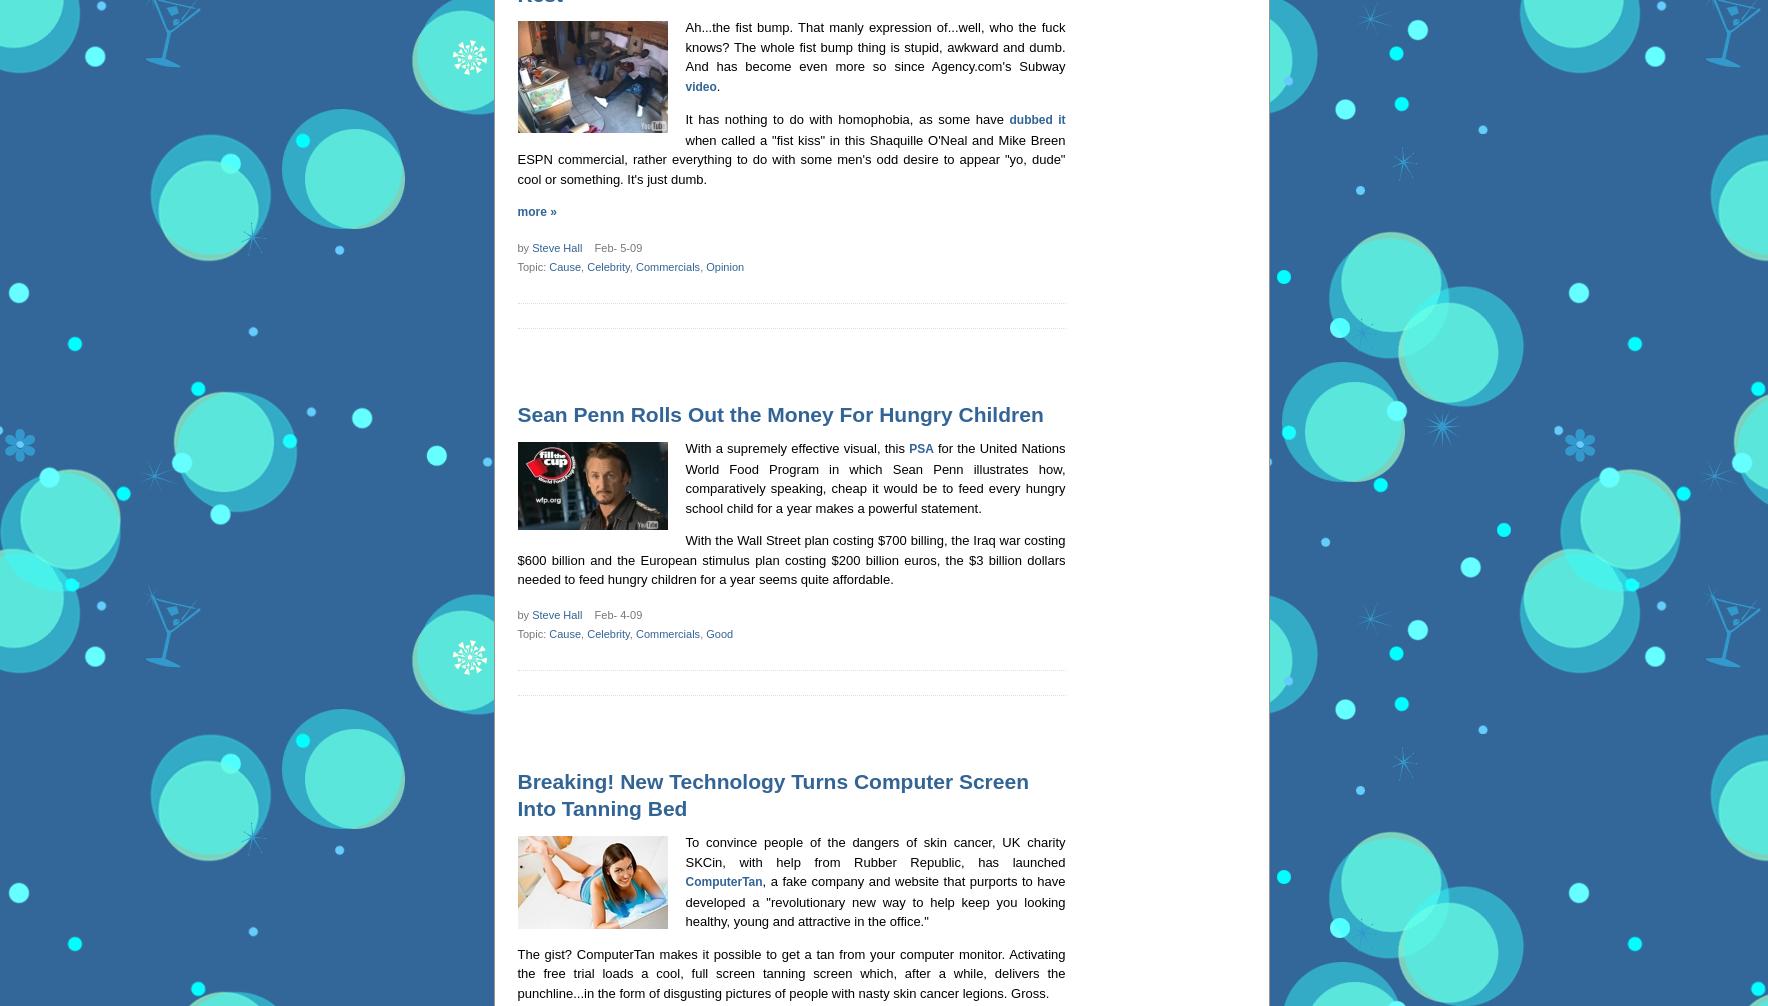 The image size is (1768, 1006). Describe the element at coordinates (791, 972) in the screenshot. I see `'The gist? ComputerTan makes it possible to get a tan from your computer monitor. Activating the free trial loads a cool, full screen tanning screen which, after a while, delivers the punchline...in the form of disgusting pictures of people with nasty skin cancer legions. Gross.'` at that location.